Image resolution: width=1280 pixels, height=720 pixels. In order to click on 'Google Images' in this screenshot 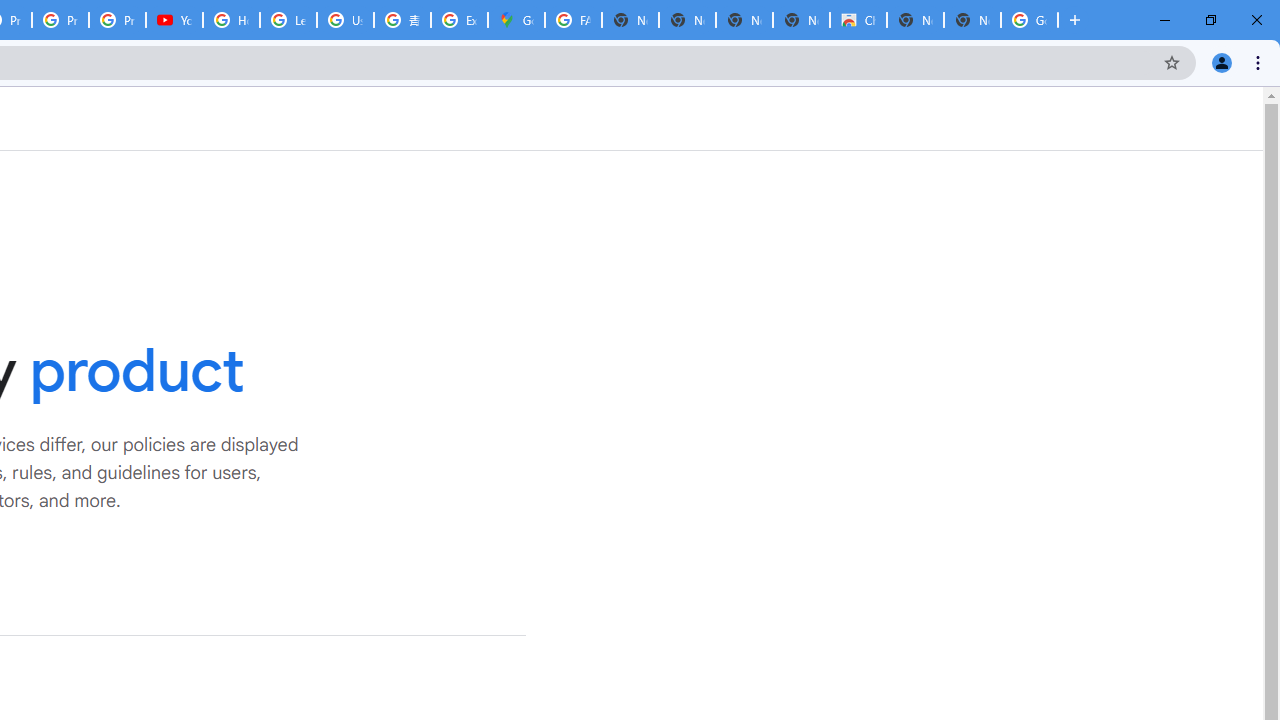, I will do `click(1029, 20)`.